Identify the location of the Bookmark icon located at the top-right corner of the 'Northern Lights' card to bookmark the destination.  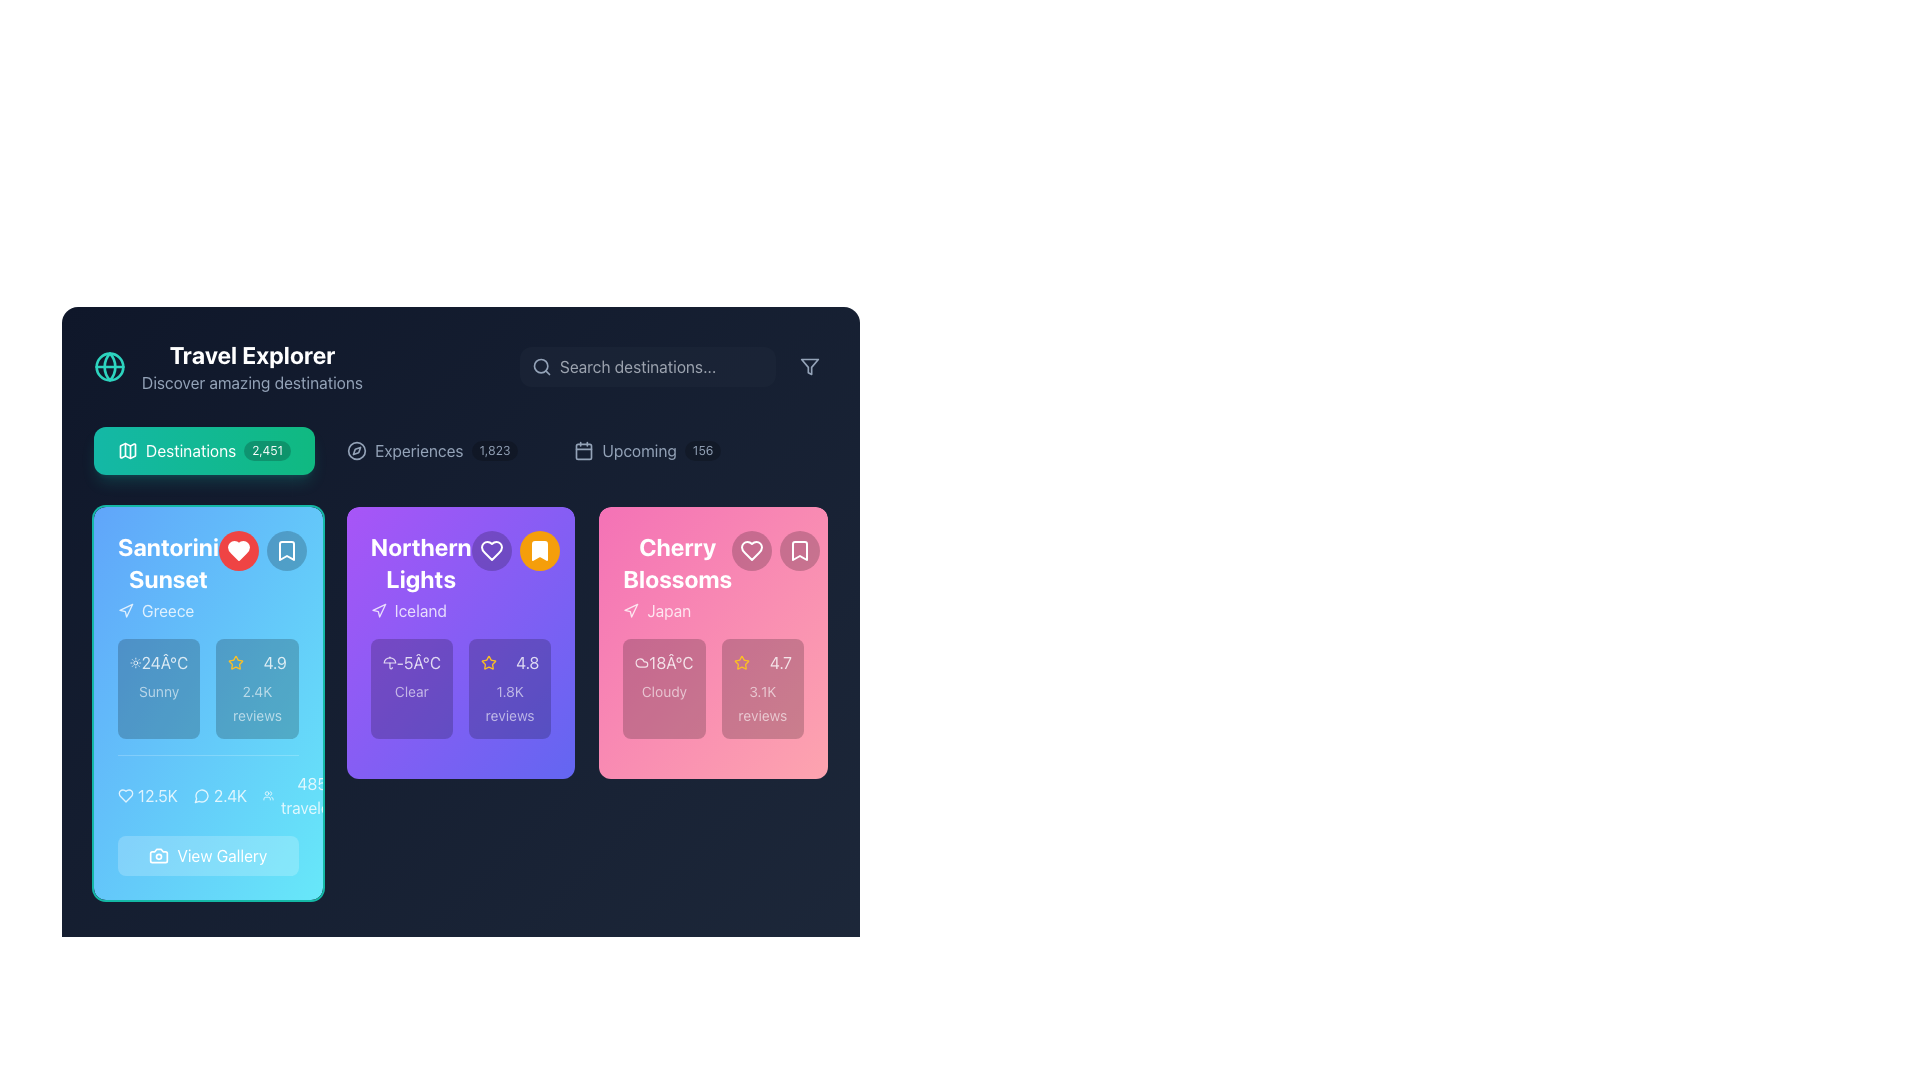
(539, 551).